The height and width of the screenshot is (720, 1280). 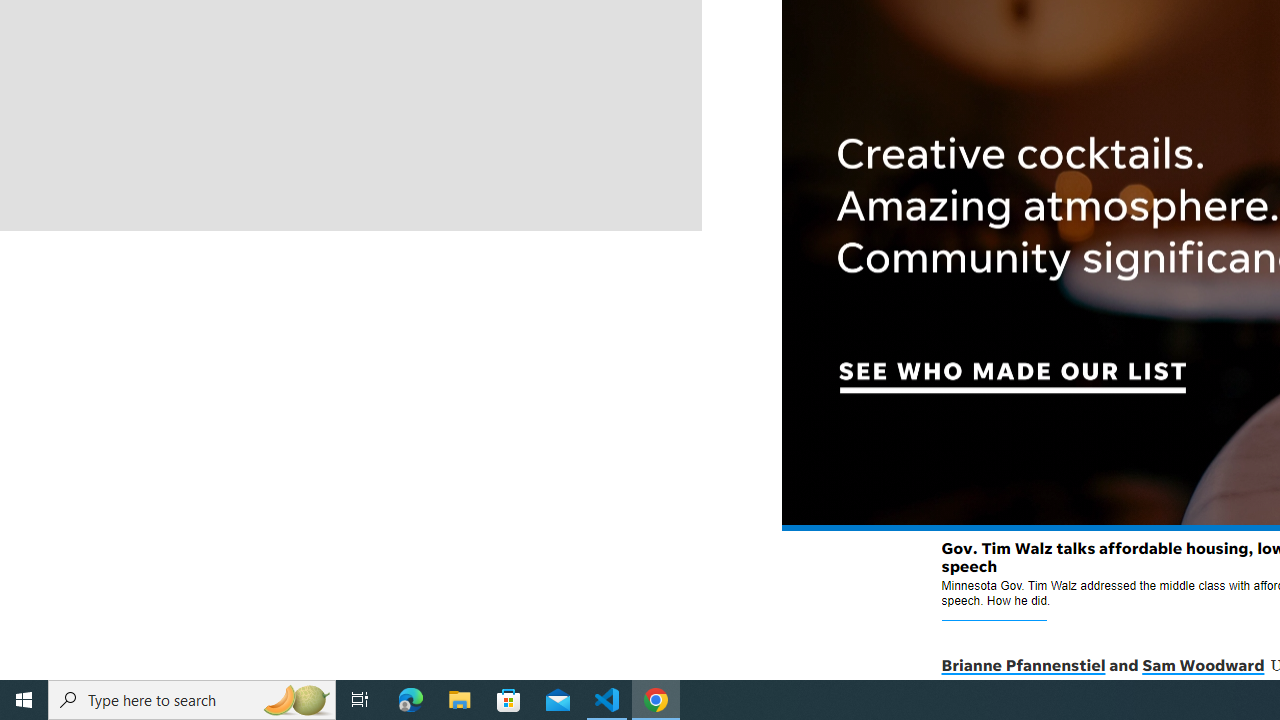 I want to click on 'Sam Woodward', so click(x=1202, y=666).